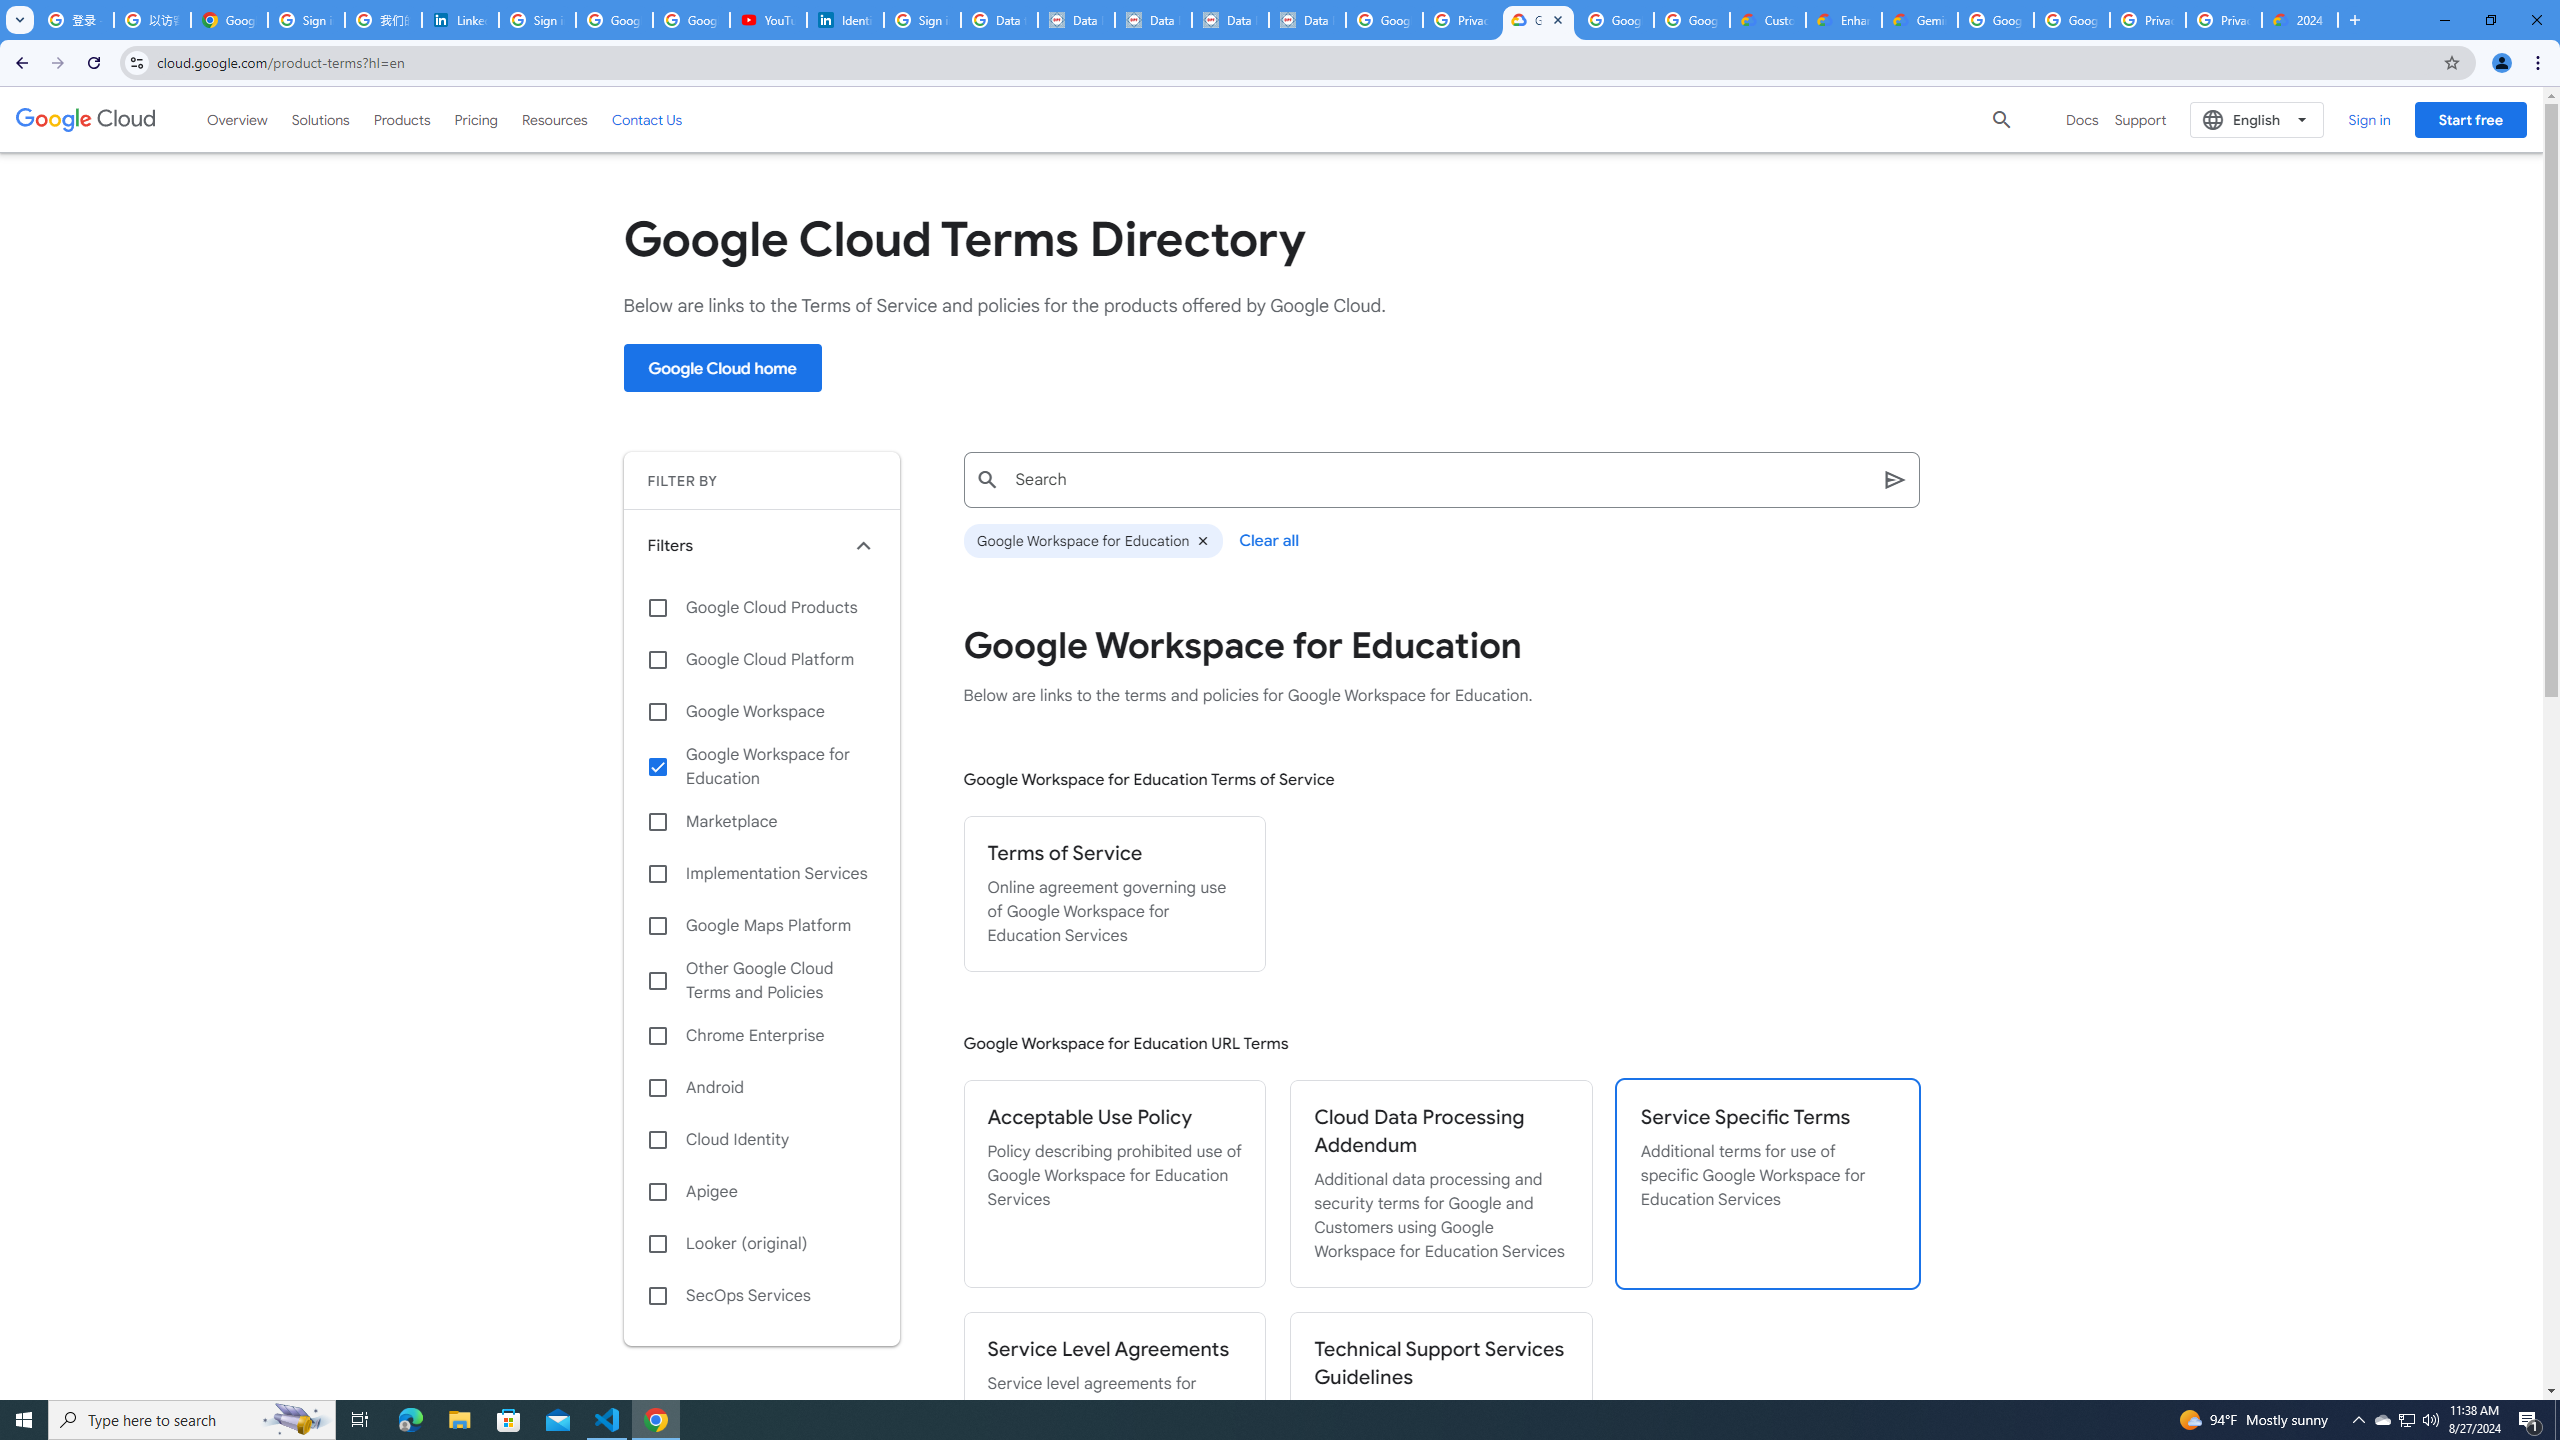  I want to click on 'Chrome Enterprise', so click(761, 1035).